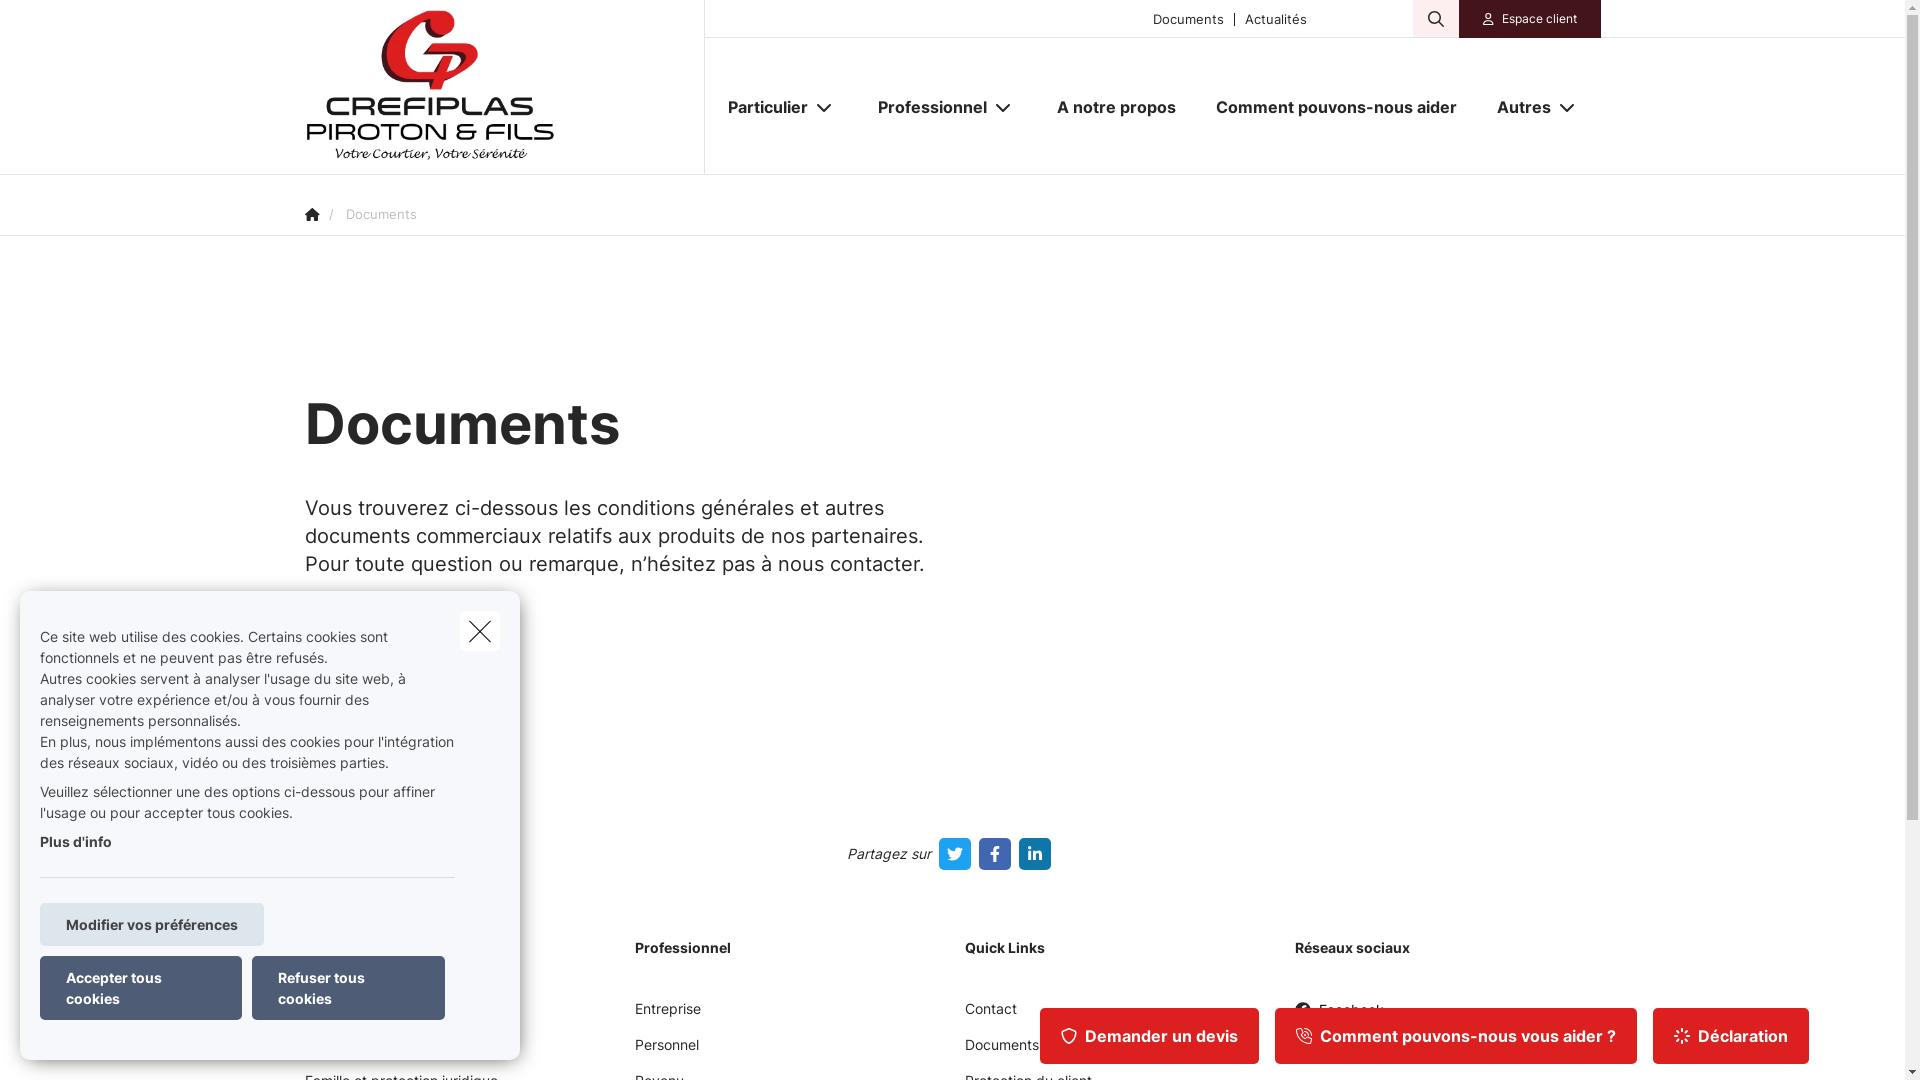 Image resolution: width=1920 pixels, height=1080 pixels. I want to click on 'Refuser tous cookies', so click(251, 986).